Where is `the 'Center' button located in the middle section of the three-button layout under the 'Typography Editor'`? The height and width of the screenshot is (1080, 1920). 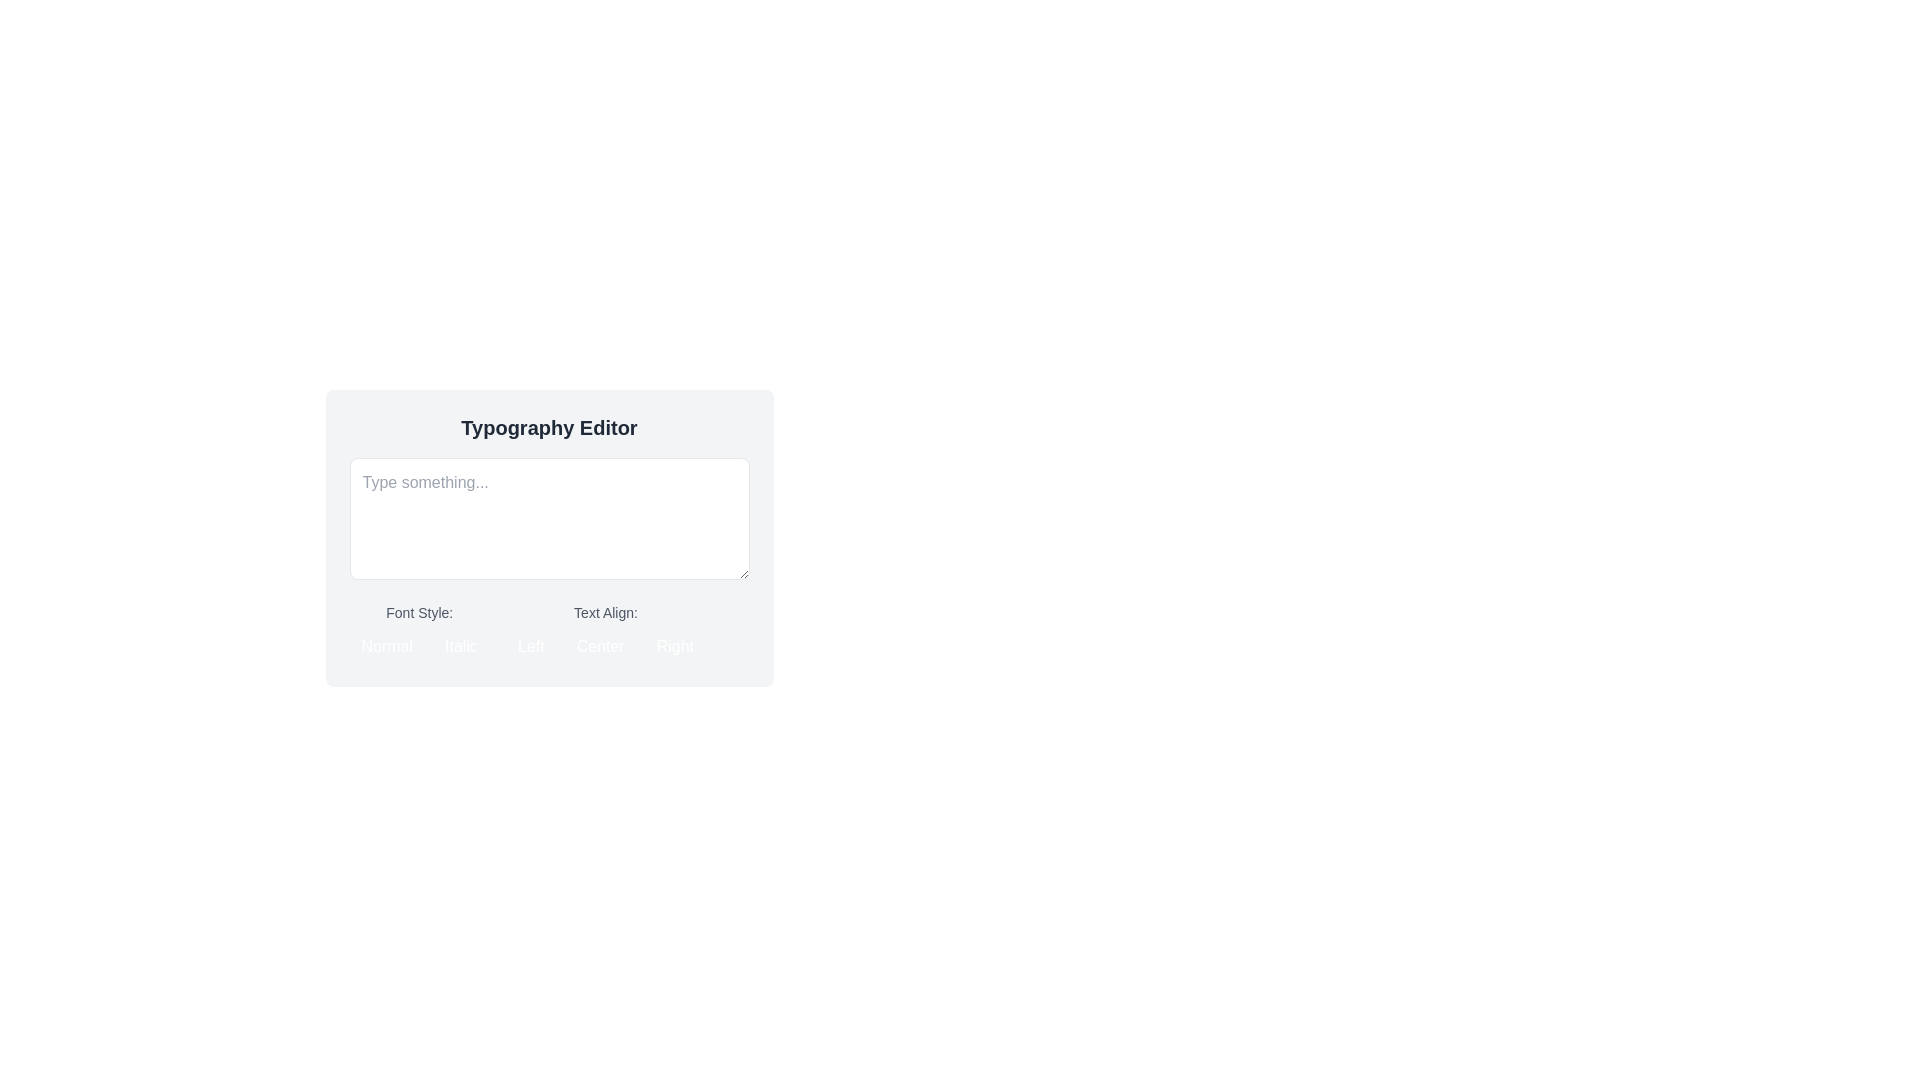 the 'Center' button located in the middle section of the three-button layout under the 'Typography Editor' is located at coordinates (599, 647).